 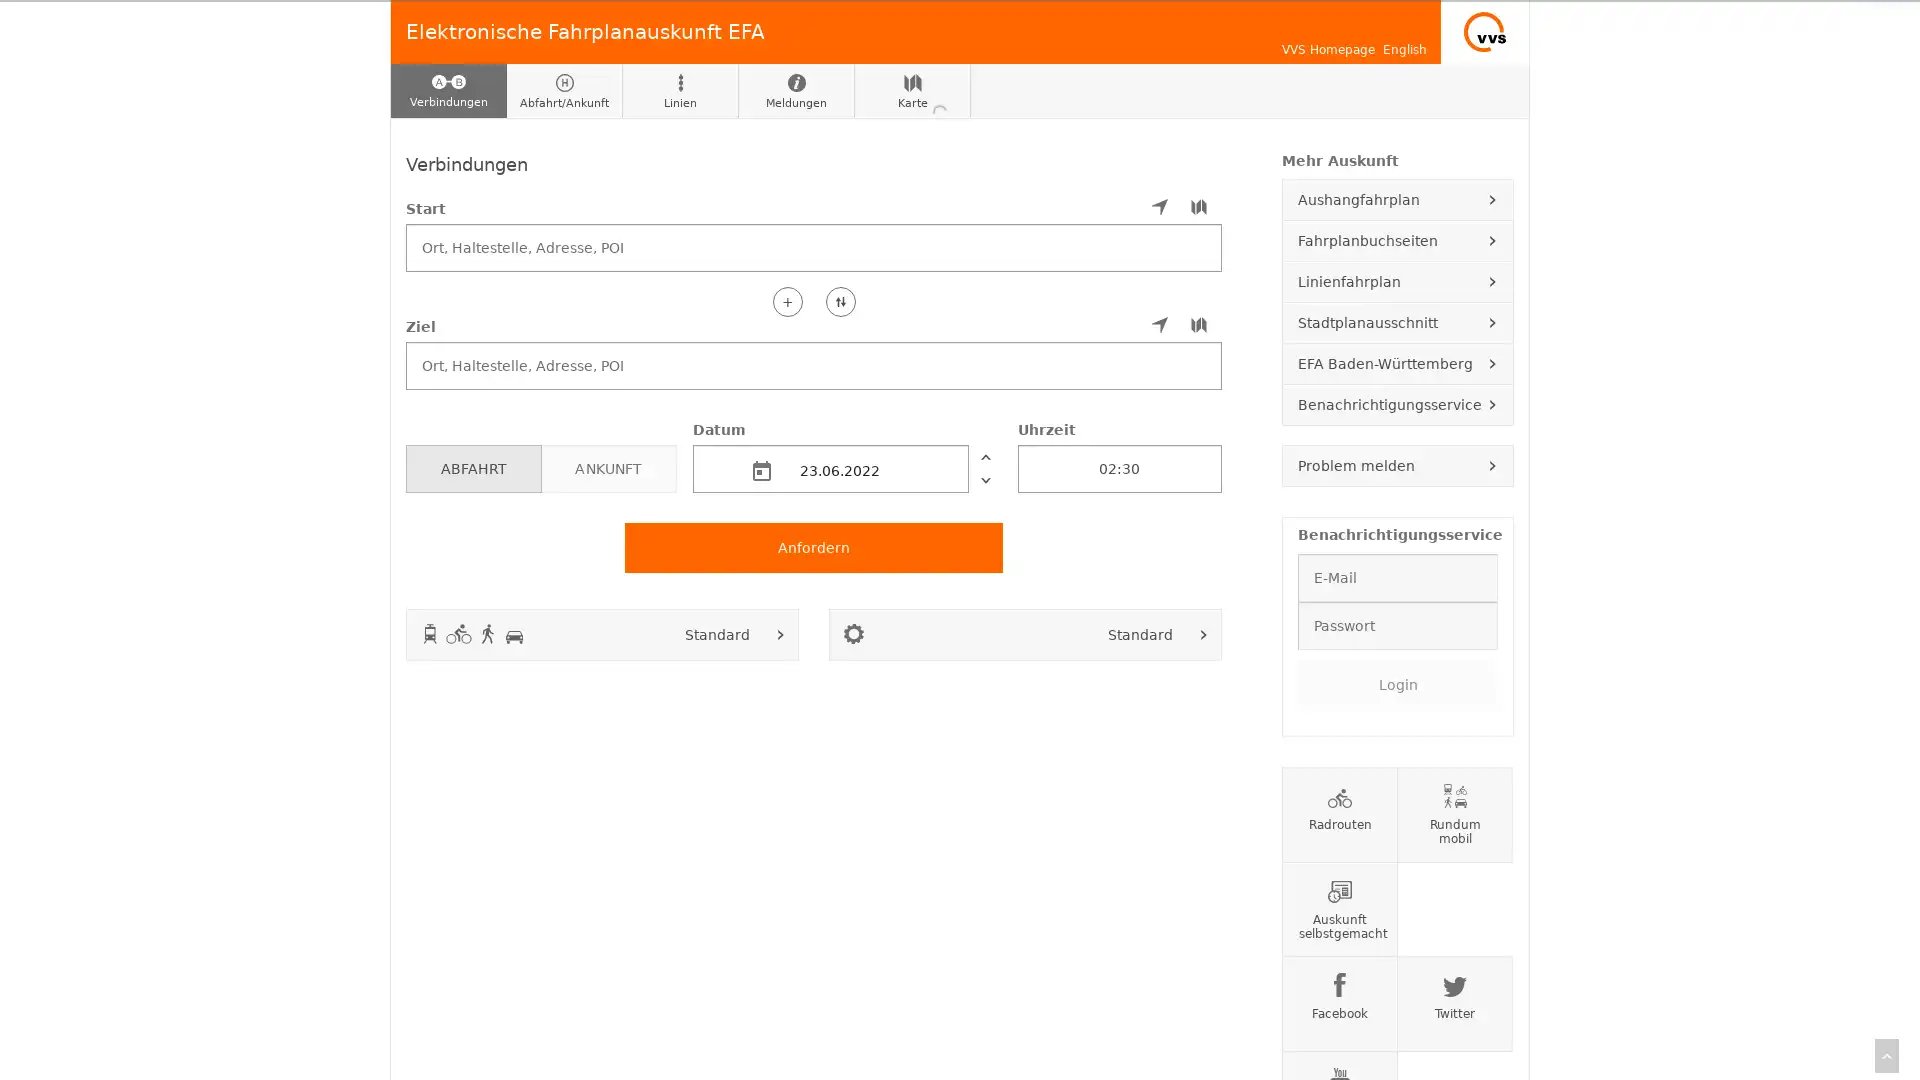 What do you see at coordinates (448, 91) in the screenshot?
I see `Verbindungen` at bounding box center [448, 91].